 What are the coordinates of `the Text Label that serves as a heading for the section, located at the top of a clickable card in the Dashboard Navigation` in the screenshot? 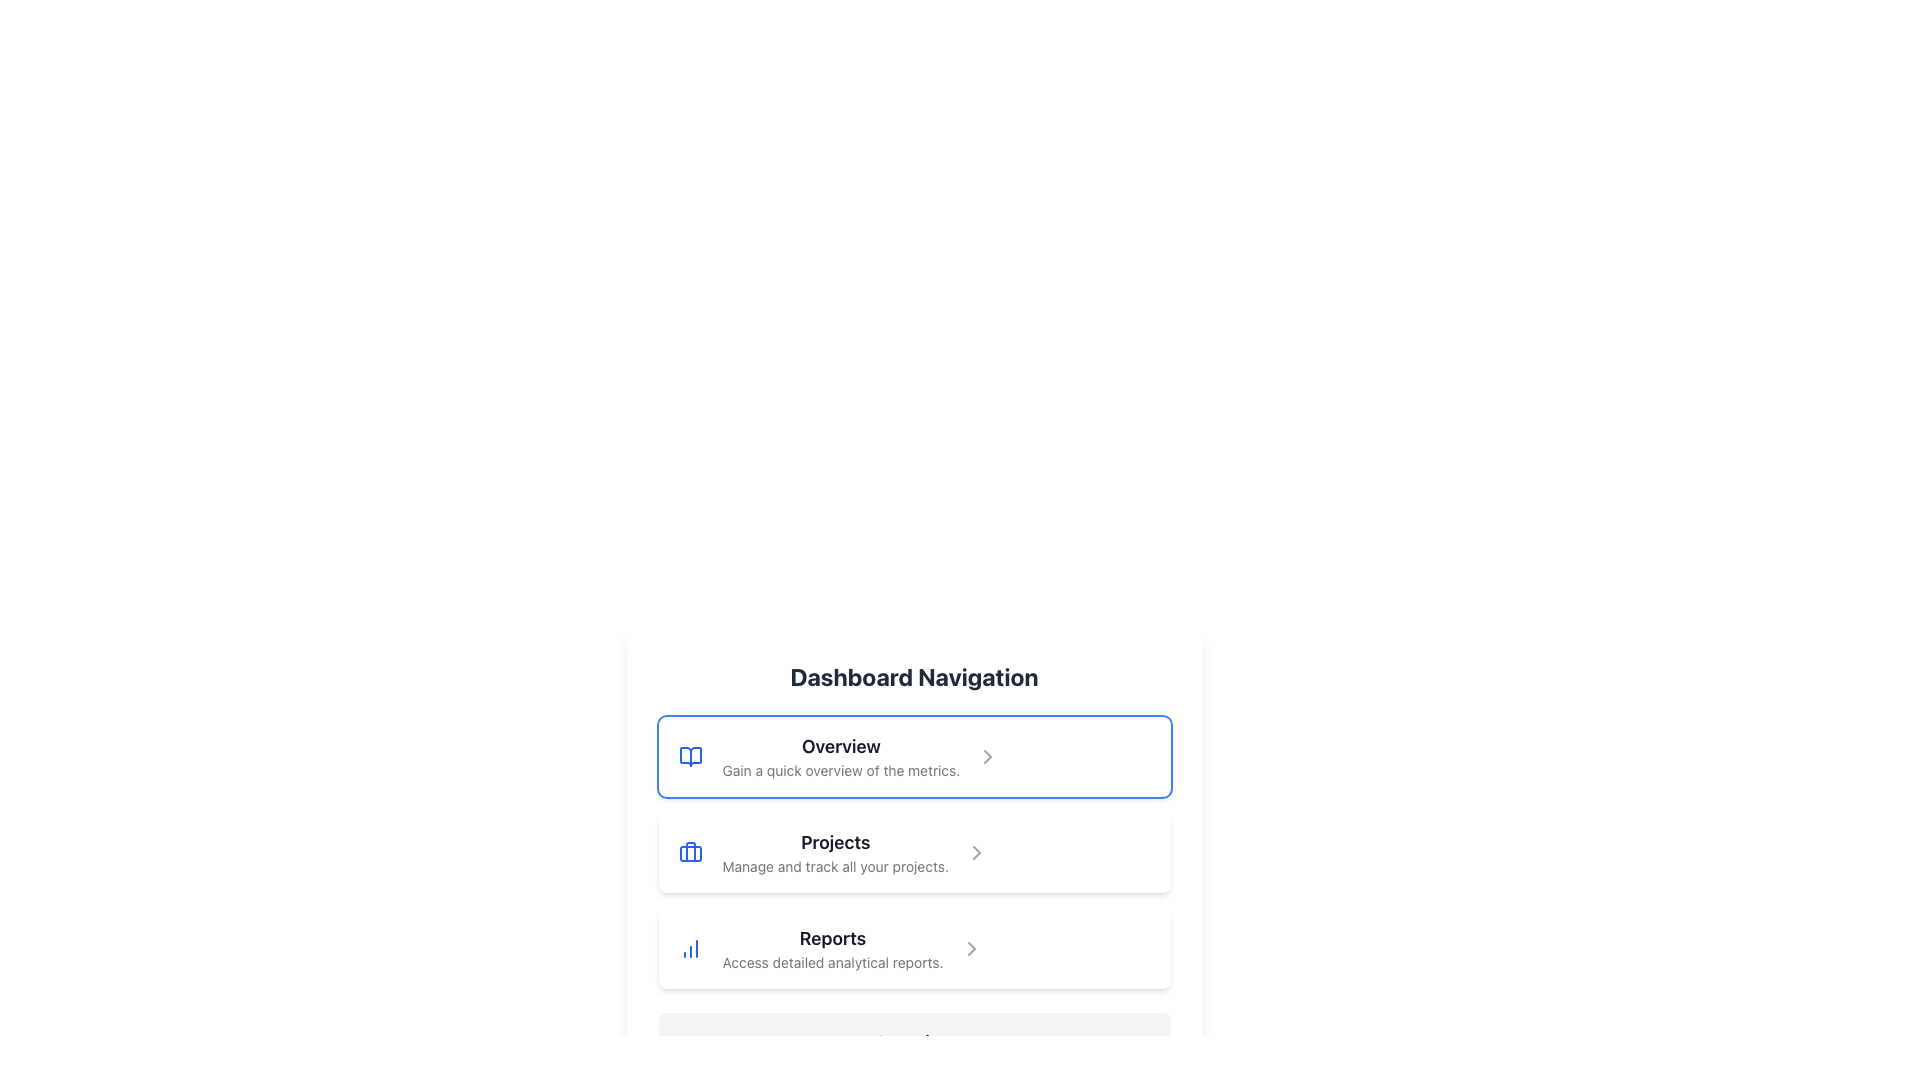 It's located at (841, 747).